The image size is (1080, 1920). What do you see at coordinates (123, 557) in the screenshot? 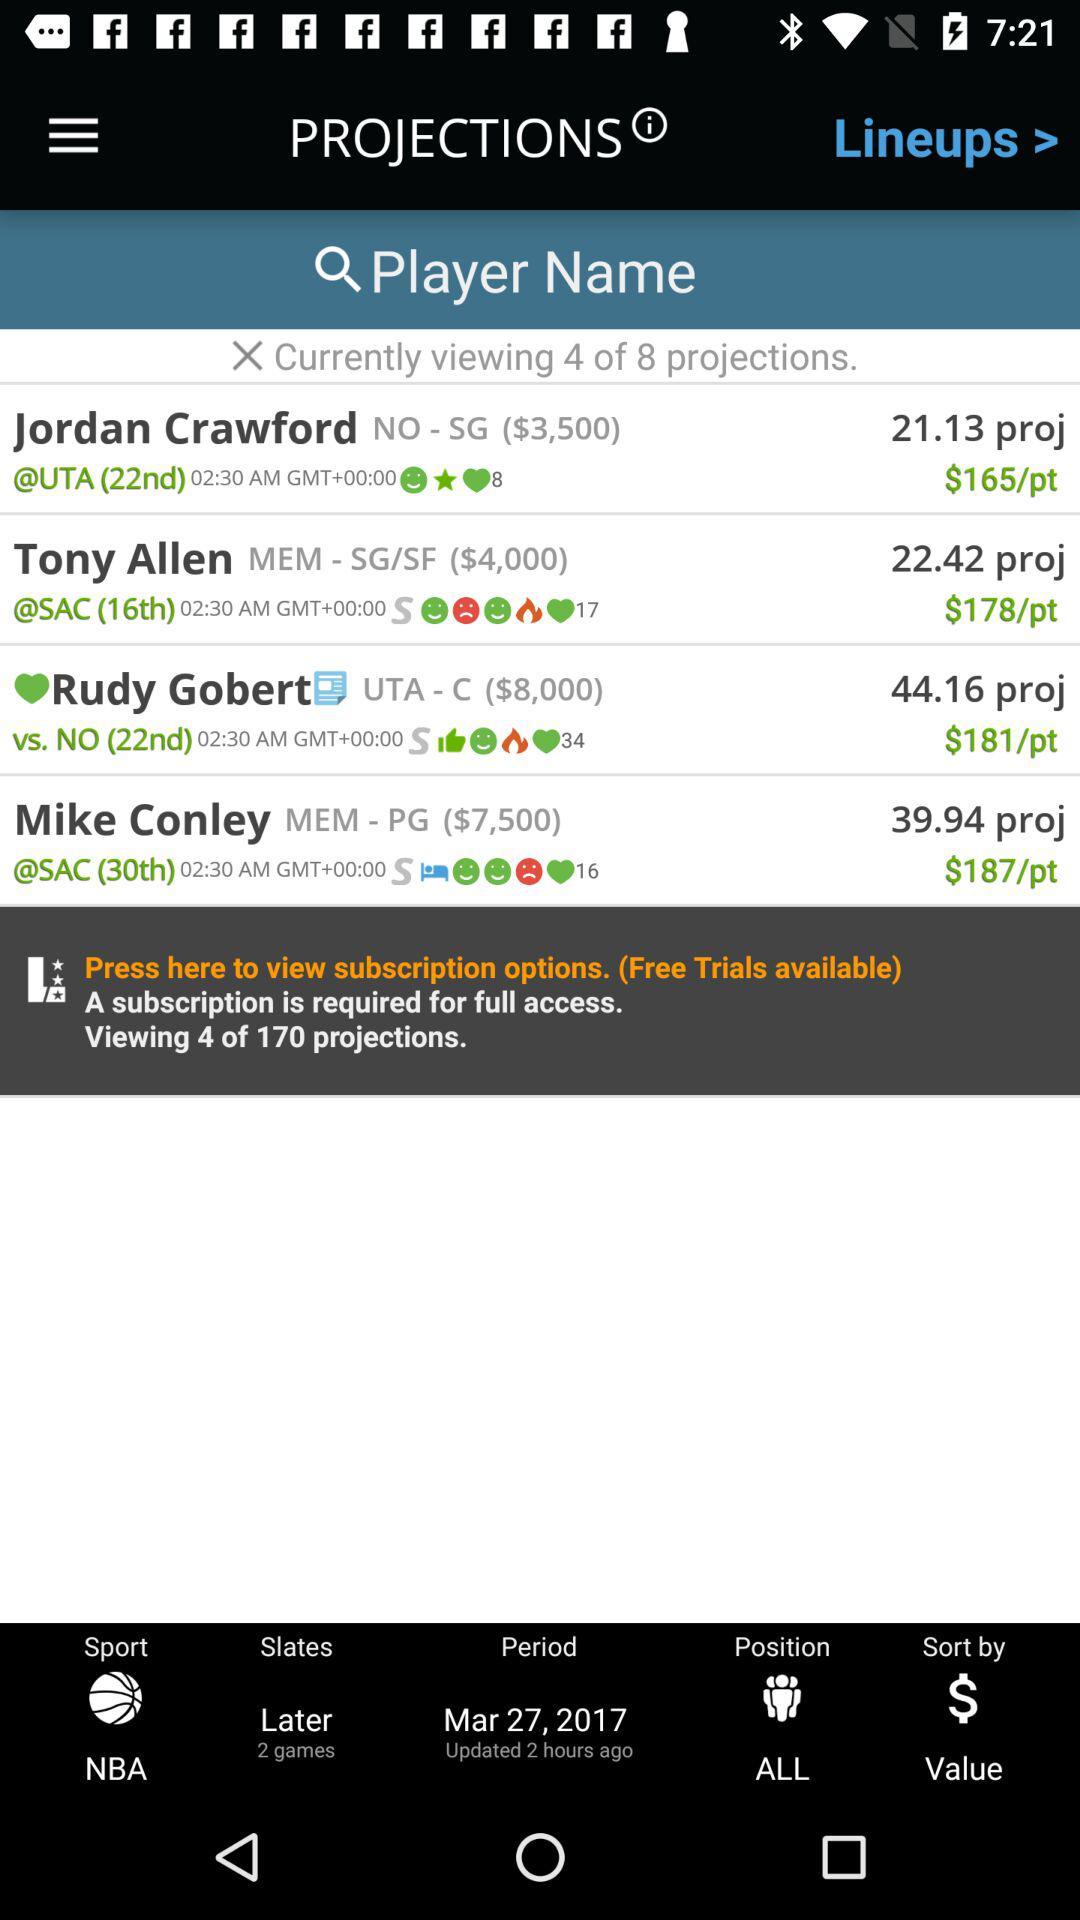
I see `icon above the @sac (16th) icon` at bounding box center [123, 557].